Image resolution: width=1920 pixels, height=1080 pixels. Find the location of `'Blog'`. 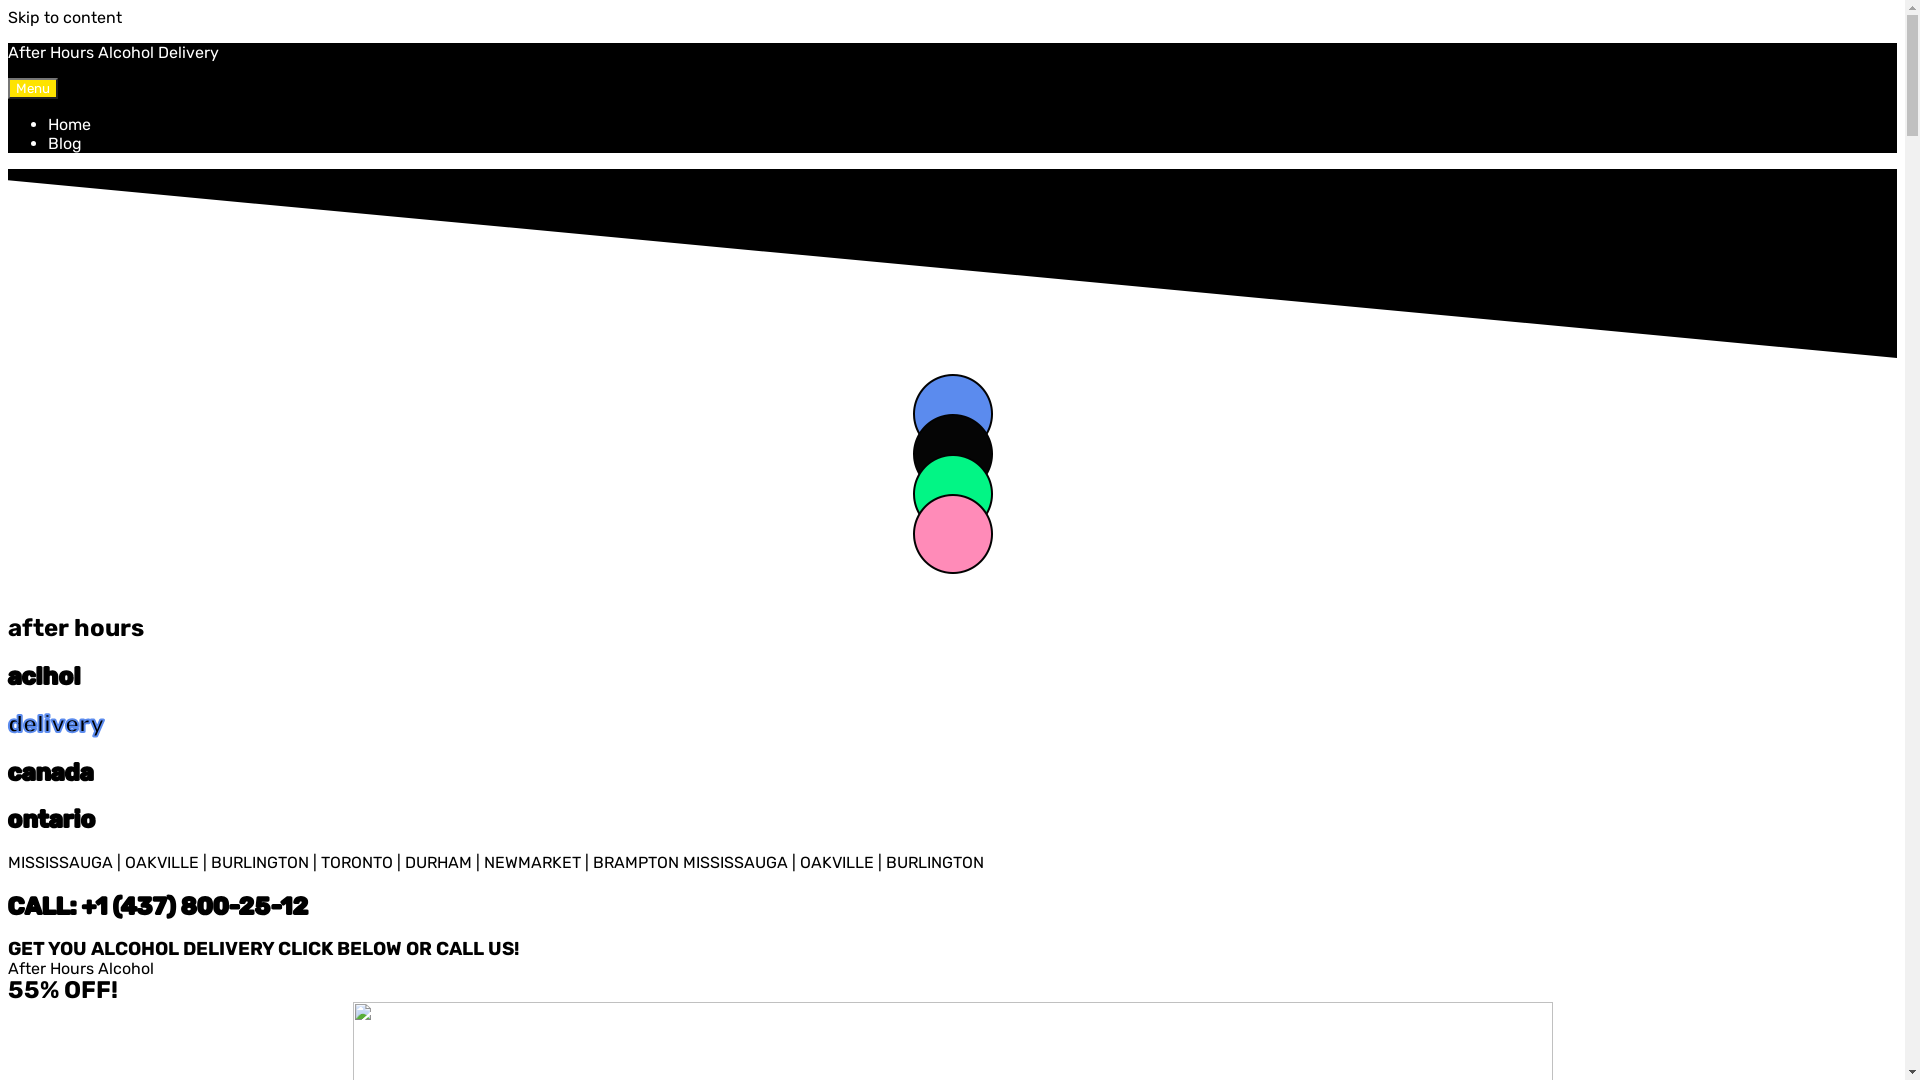

'Blog' is located at coordinates (65, 142).